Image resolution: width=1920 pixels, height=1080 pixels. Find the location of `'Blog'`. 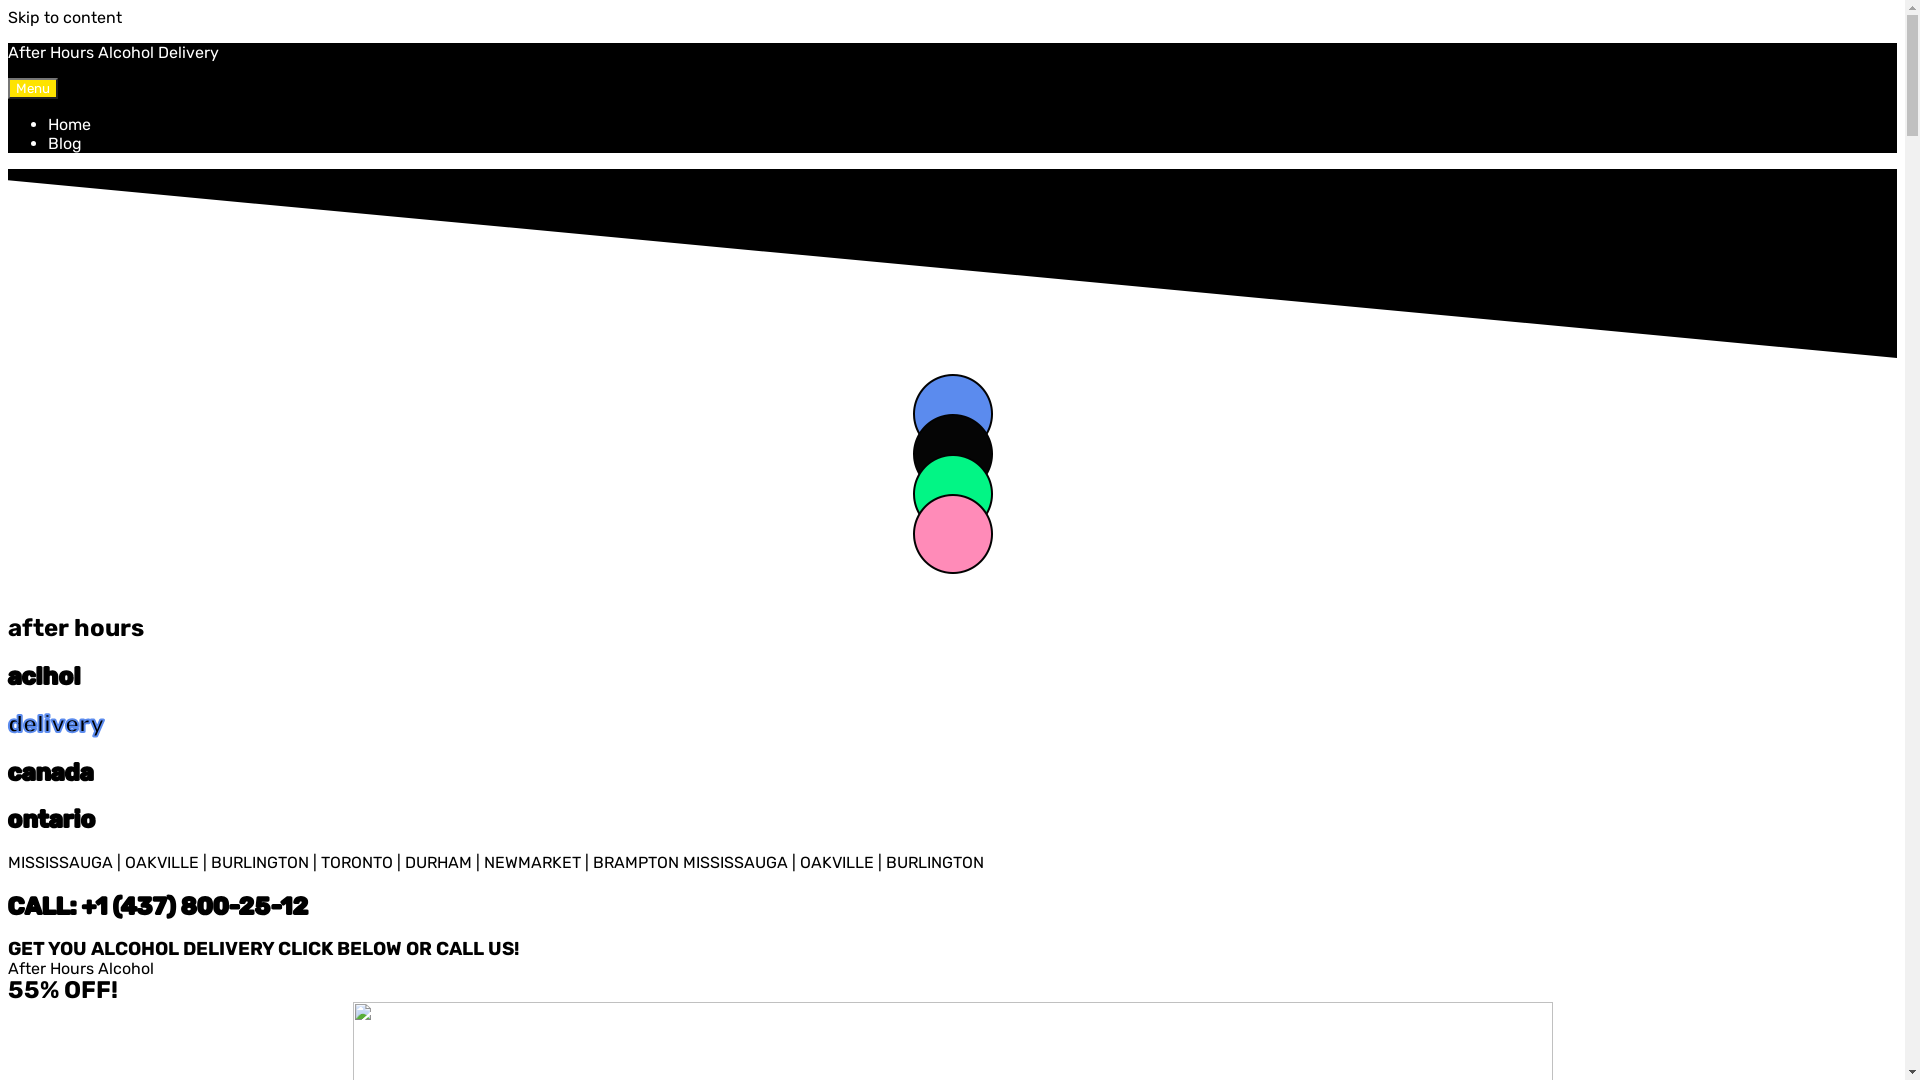

'Blog' is located at coordinates (65, 142).